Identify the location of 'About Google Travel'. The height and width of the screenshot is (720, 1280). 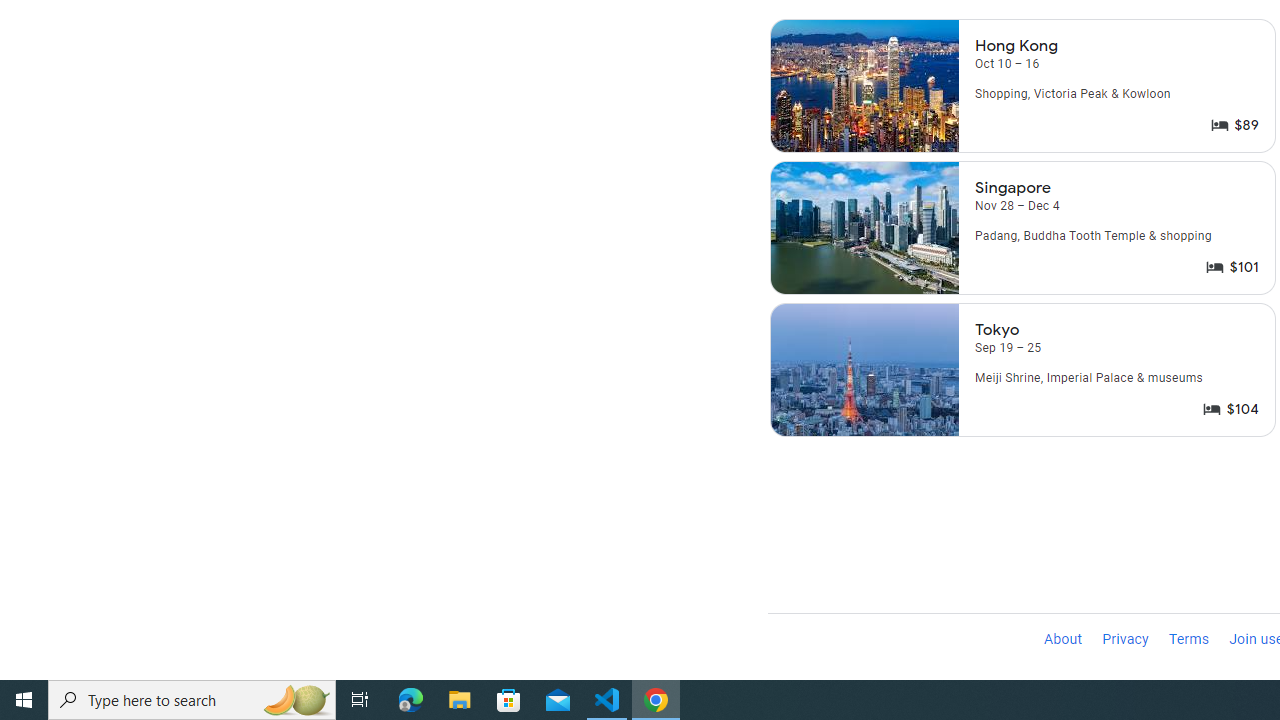
(1062, 640).